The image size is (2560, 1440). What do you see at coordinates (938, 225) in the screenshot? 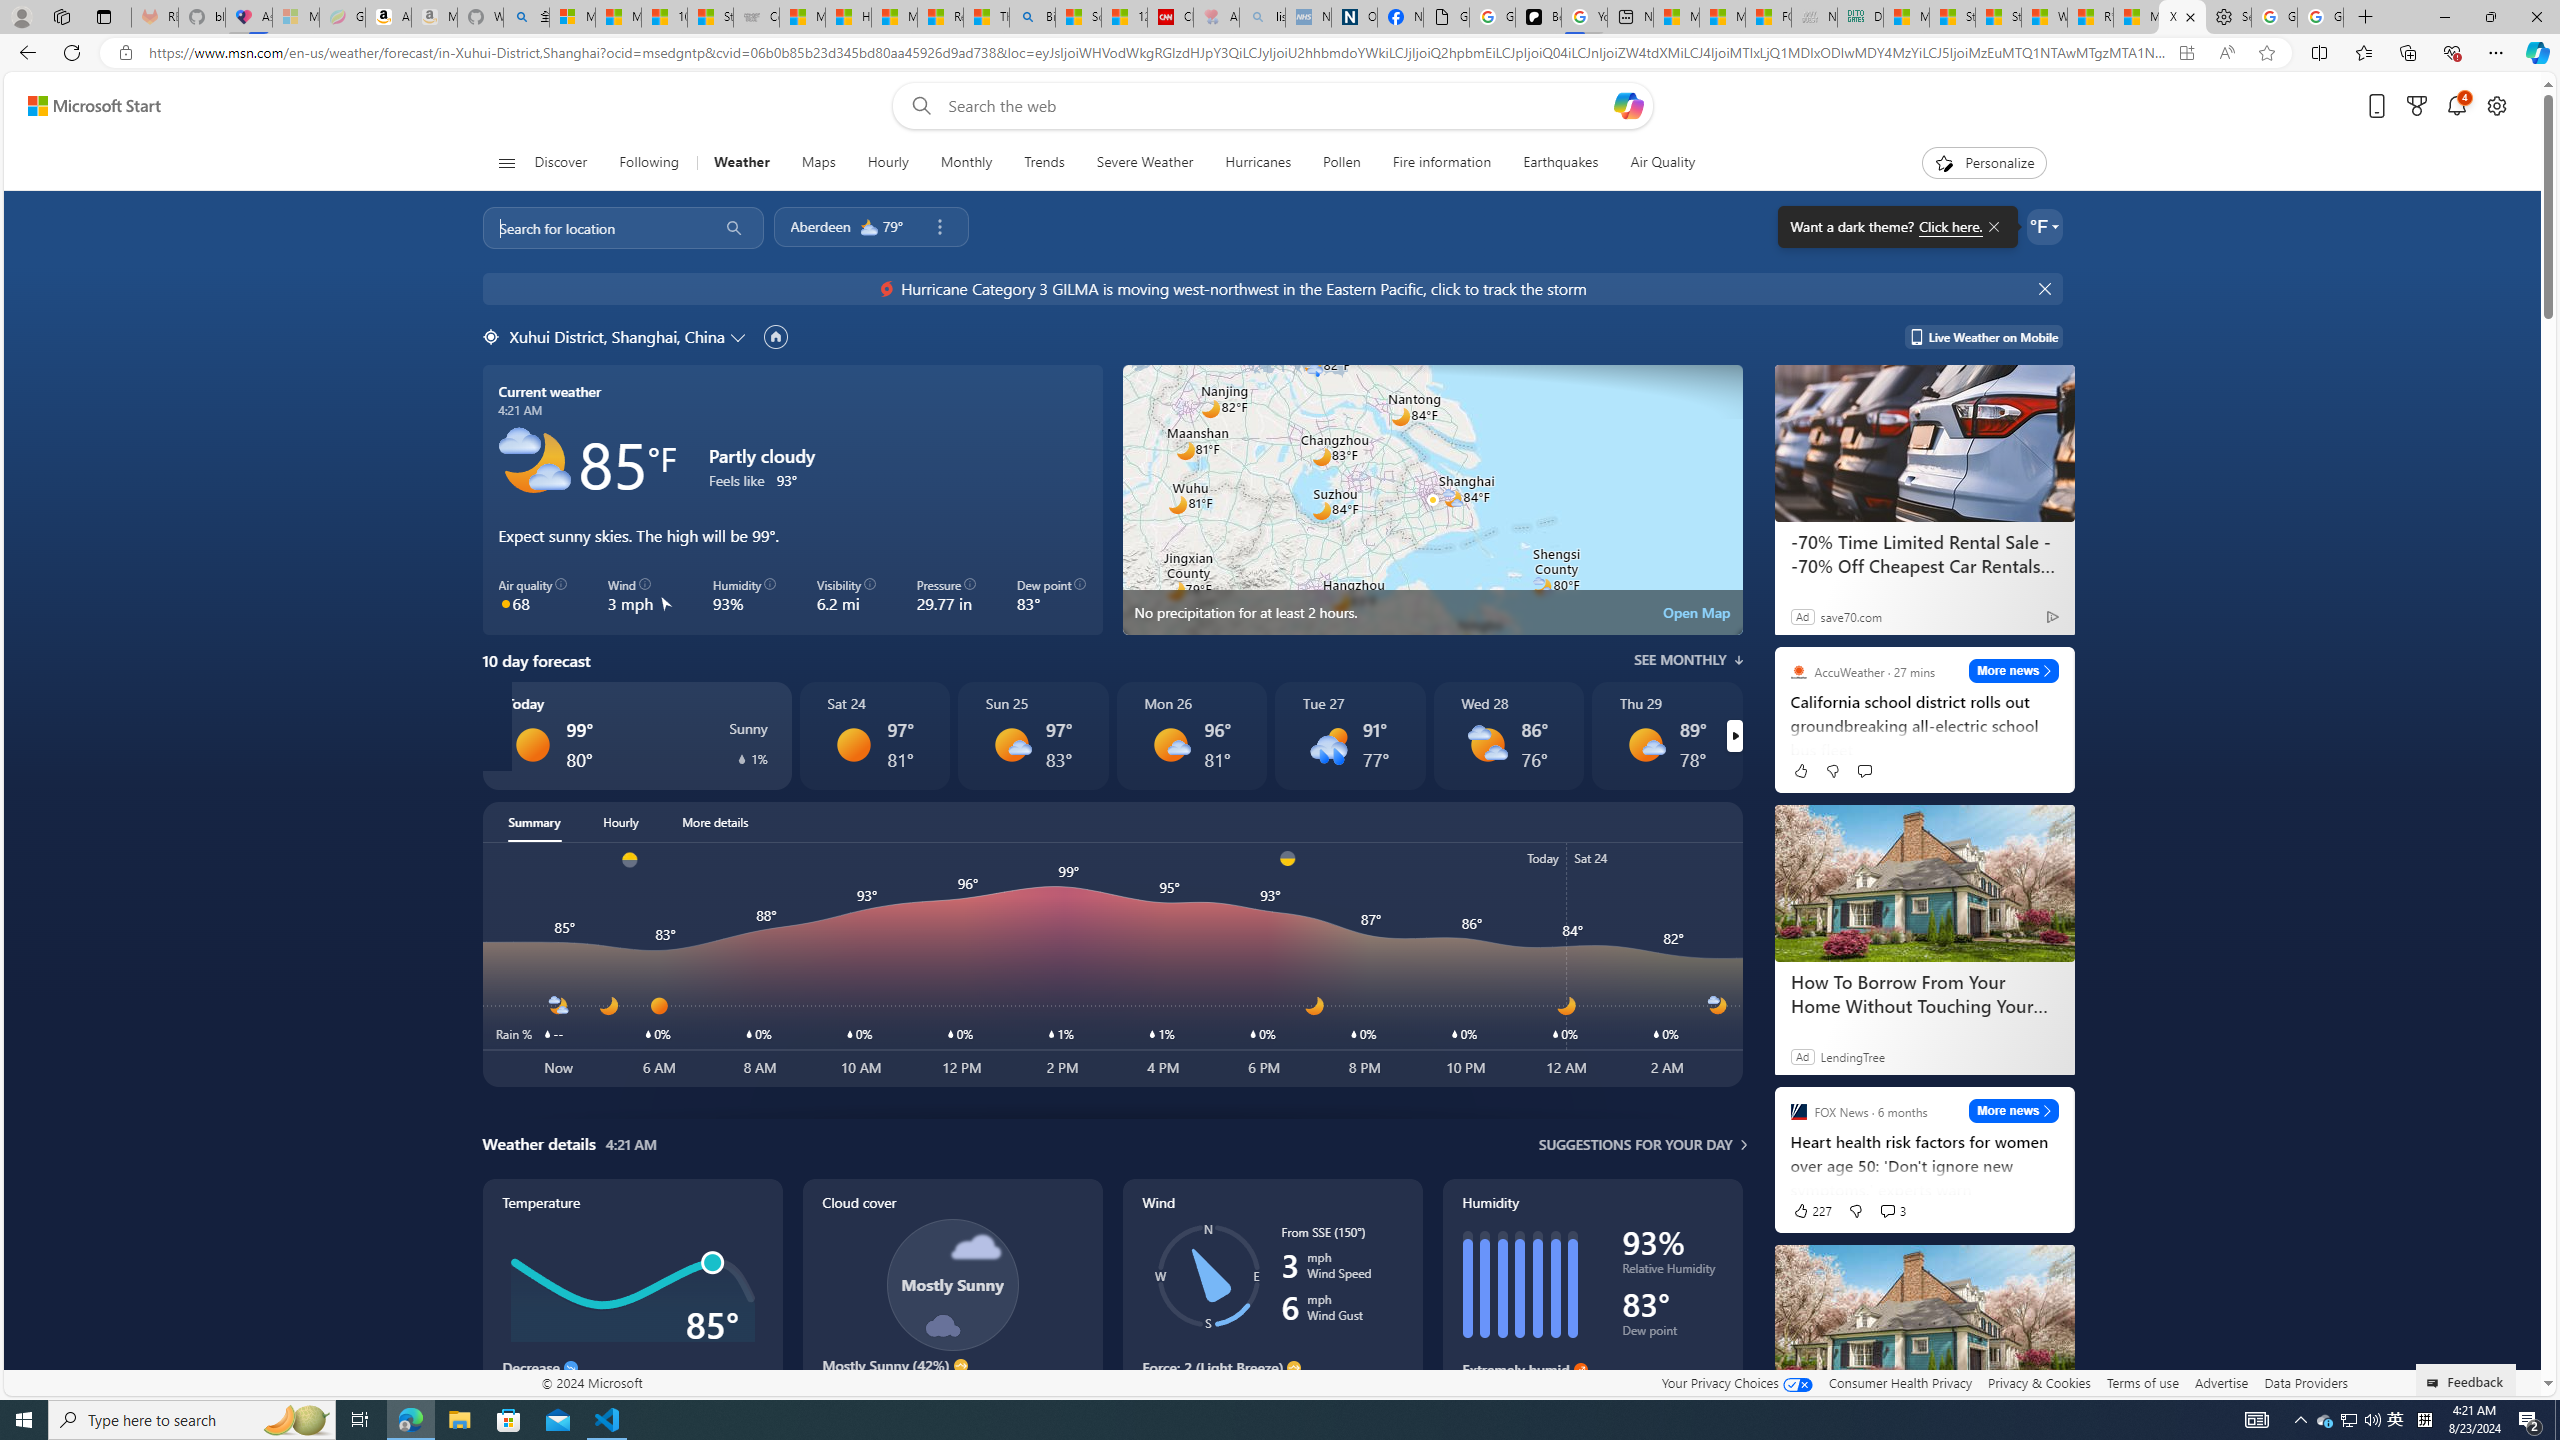
I see `'Remove location'` at bounding box center [938, 225].